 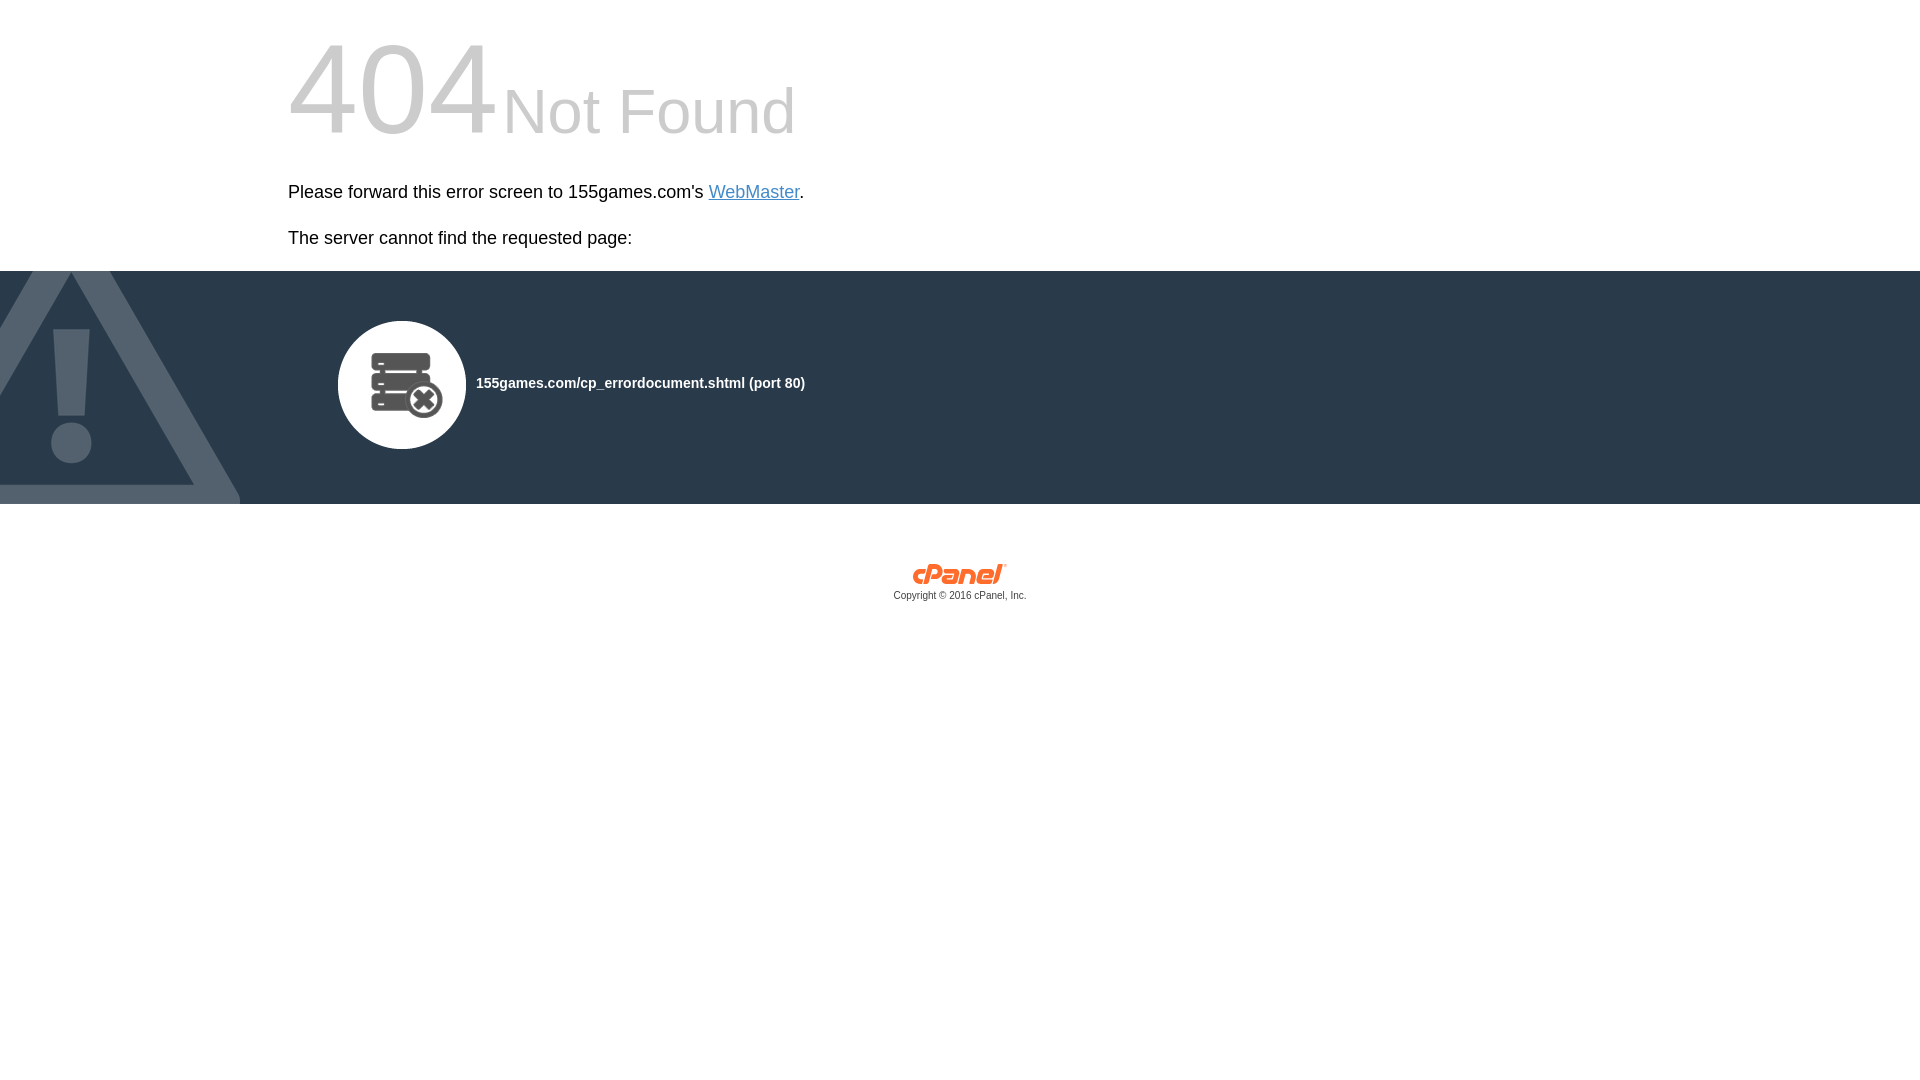 What do you see at coordinates (709, 192) in the screenshot?
I see `'WebMaster'` at bounding box center [709, 192].